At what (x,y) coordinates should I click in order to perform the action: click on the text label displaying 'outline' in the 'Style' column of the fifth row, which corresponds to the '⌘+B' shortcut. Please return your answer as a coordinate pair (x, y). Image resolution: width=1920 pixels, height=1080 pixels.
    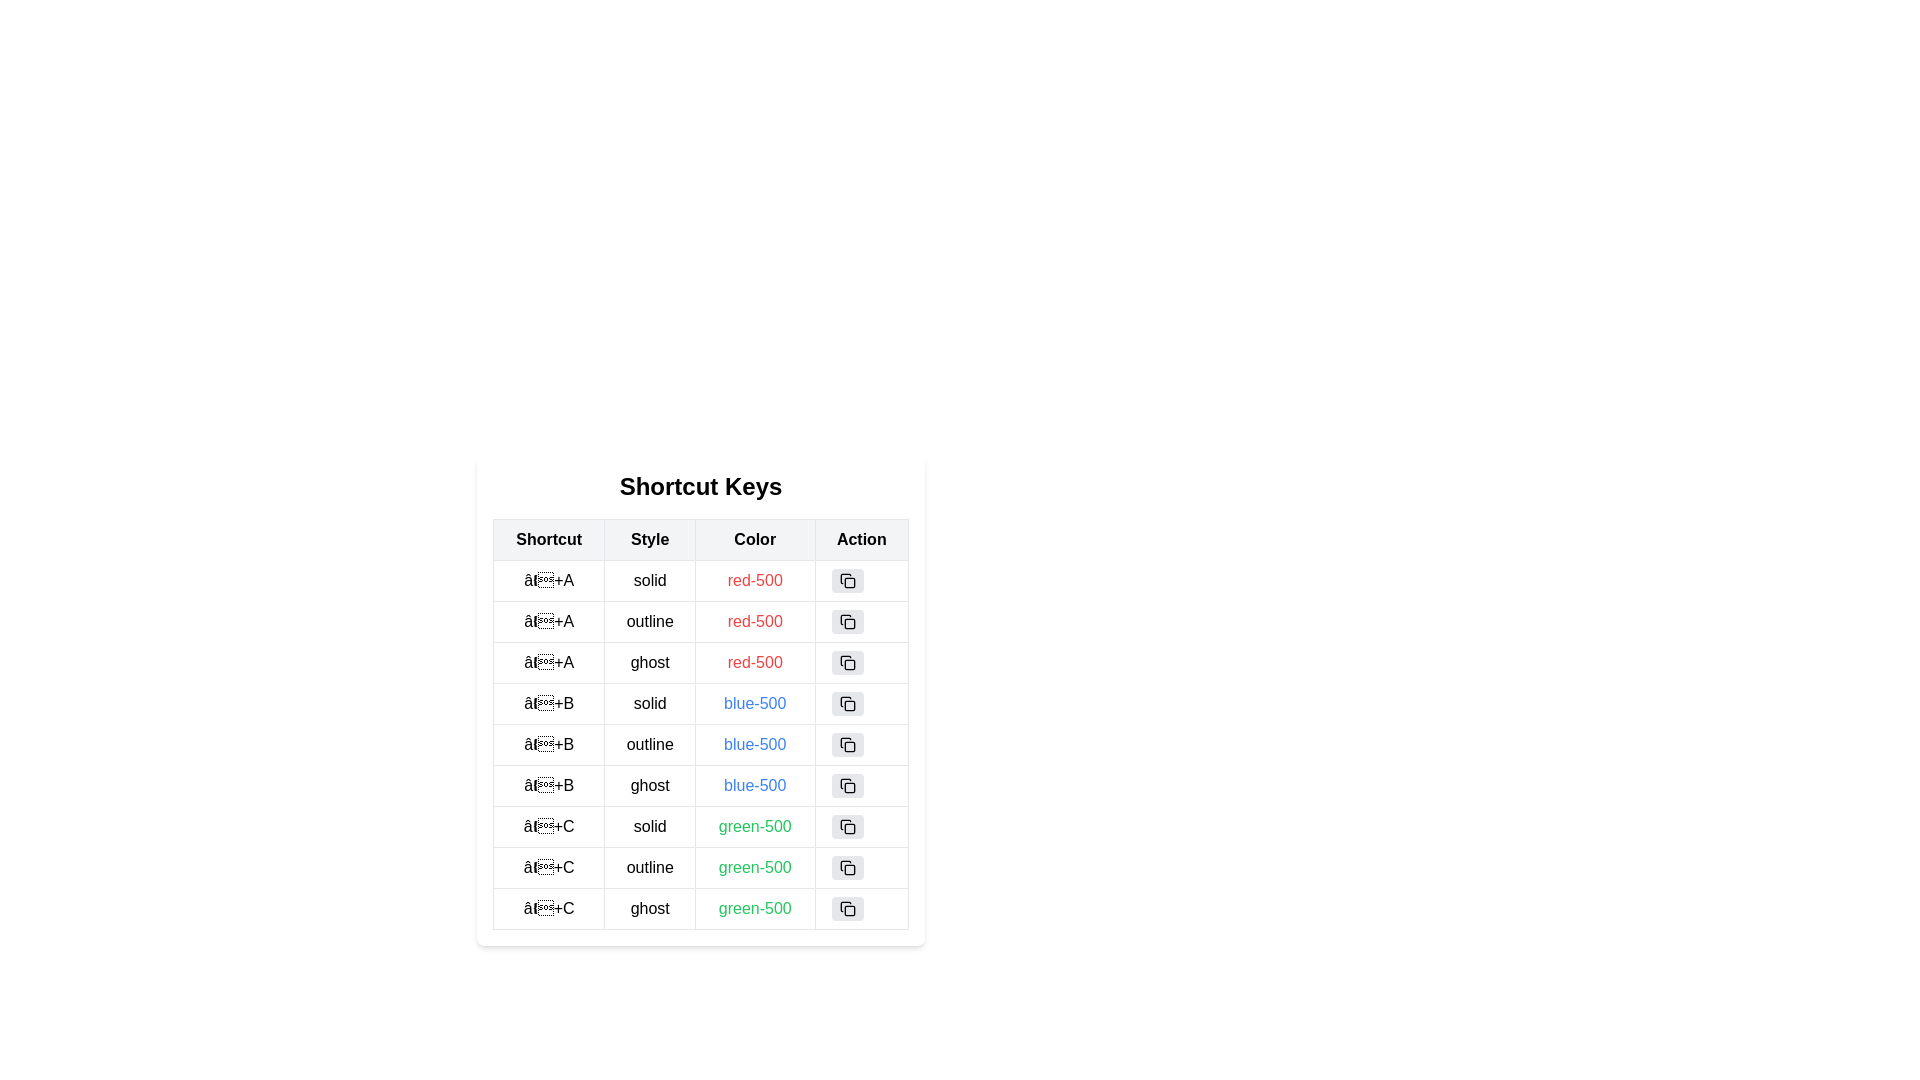
    Looking at the image, I should click on (650, 744).